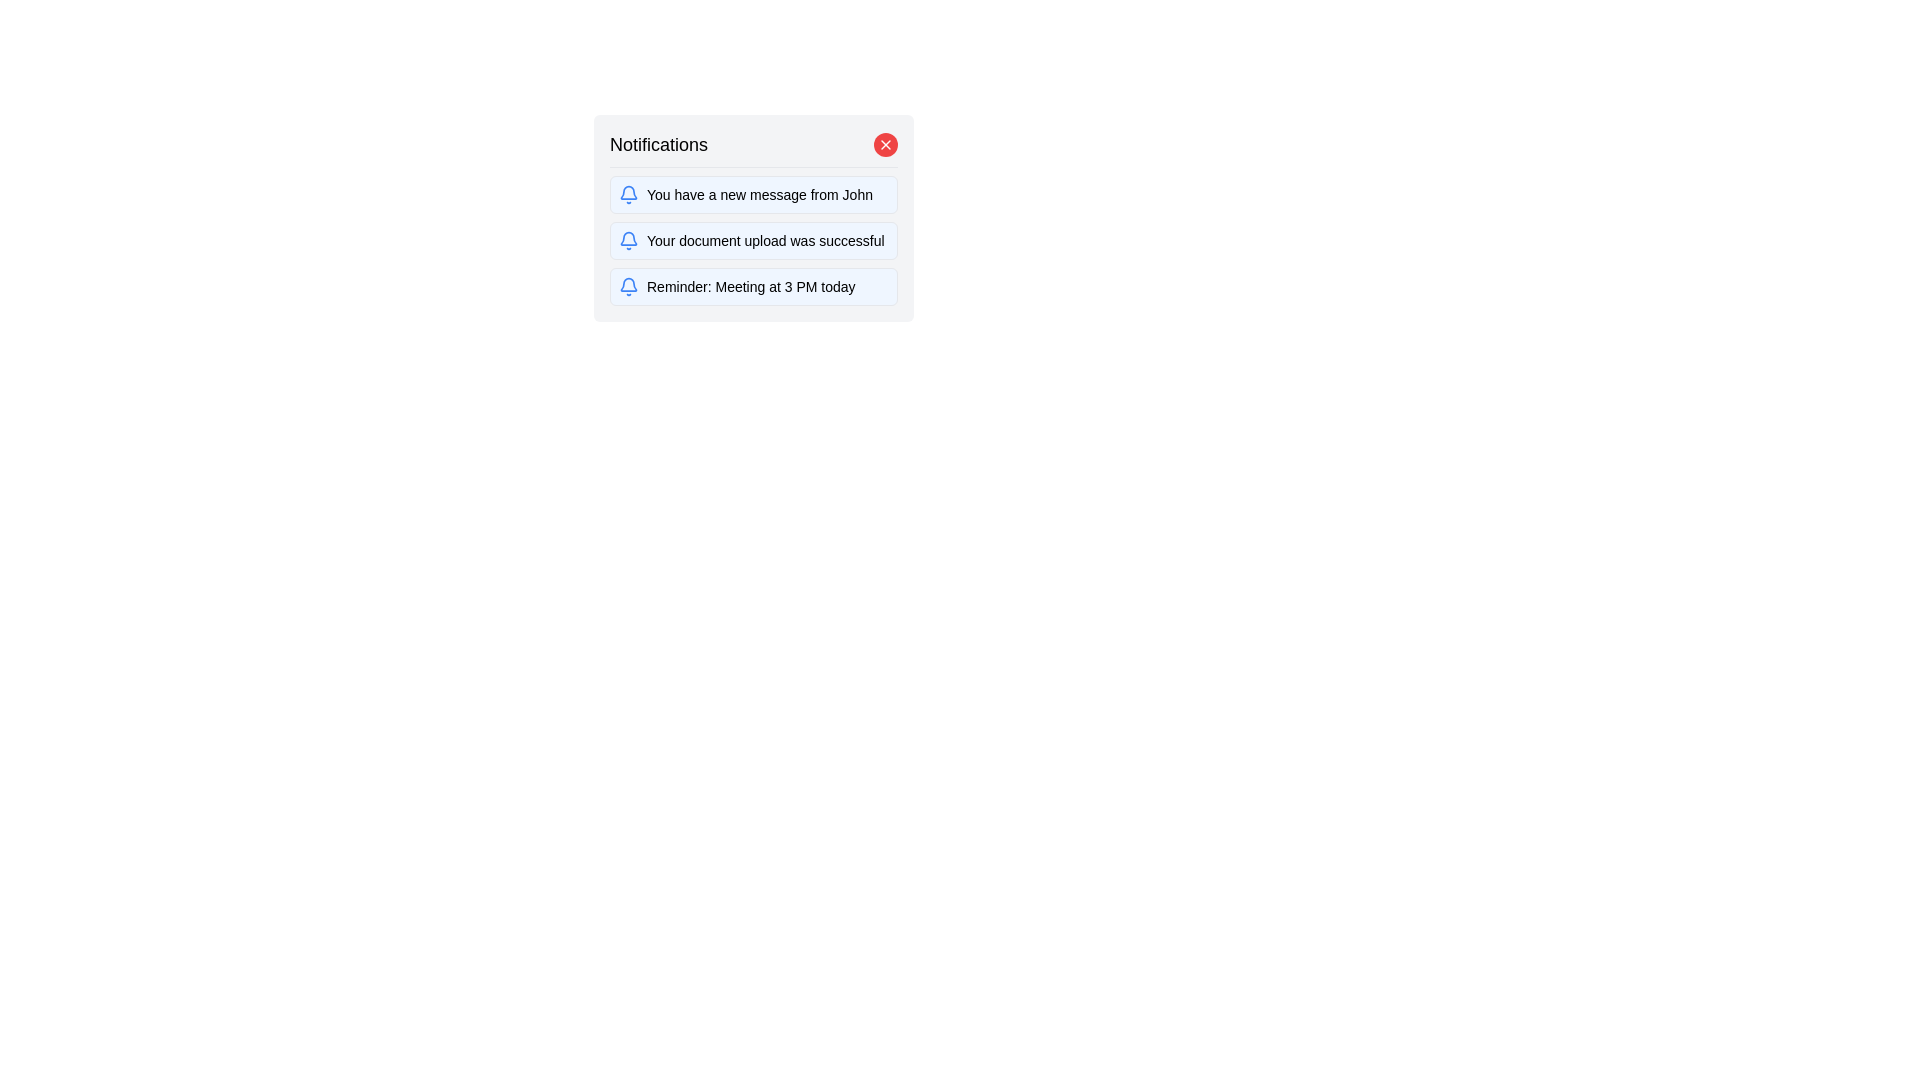 The width and height of the screenshot is (1920, 1080). I want to click on the bold 'X' icon with a red background located at the top-right corner of the notification card, so click(885, 144).